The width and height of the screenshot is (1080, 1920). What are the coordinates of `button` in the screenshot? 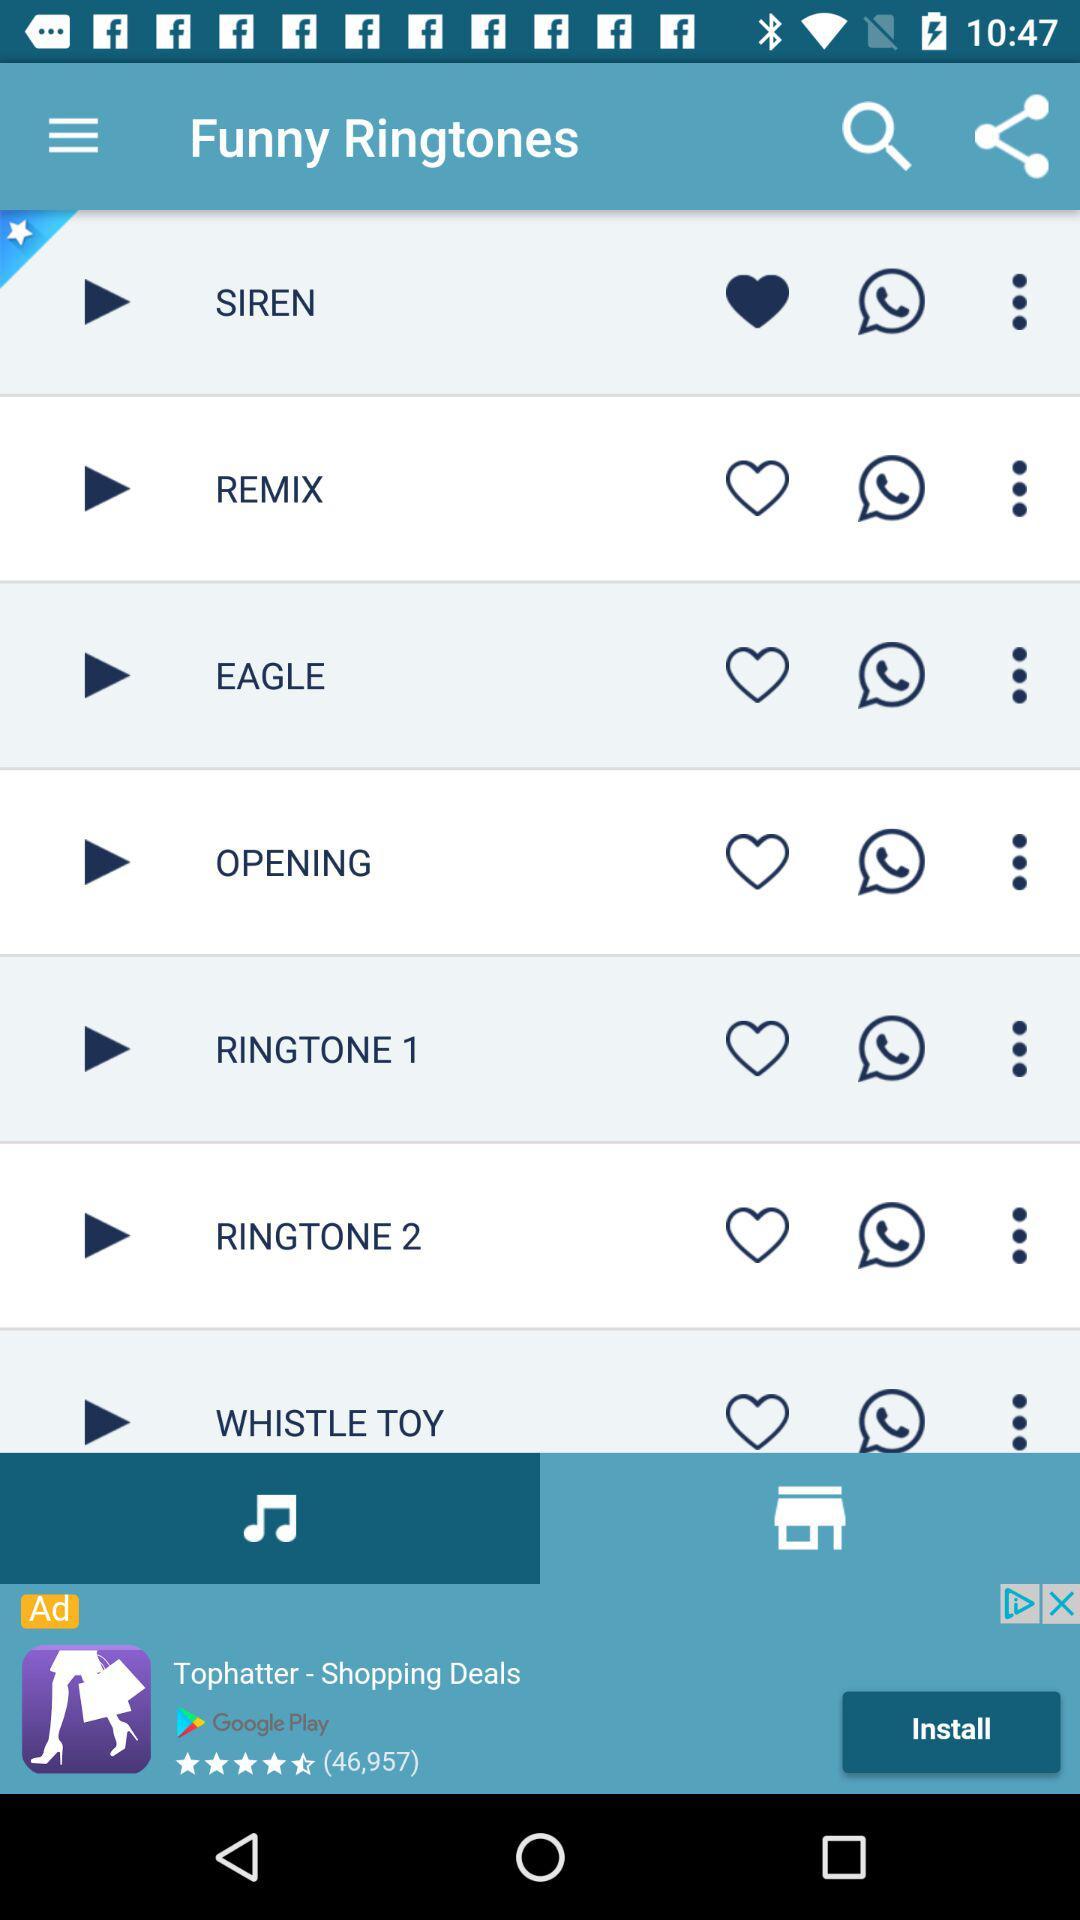 It's located at (107, 1390).